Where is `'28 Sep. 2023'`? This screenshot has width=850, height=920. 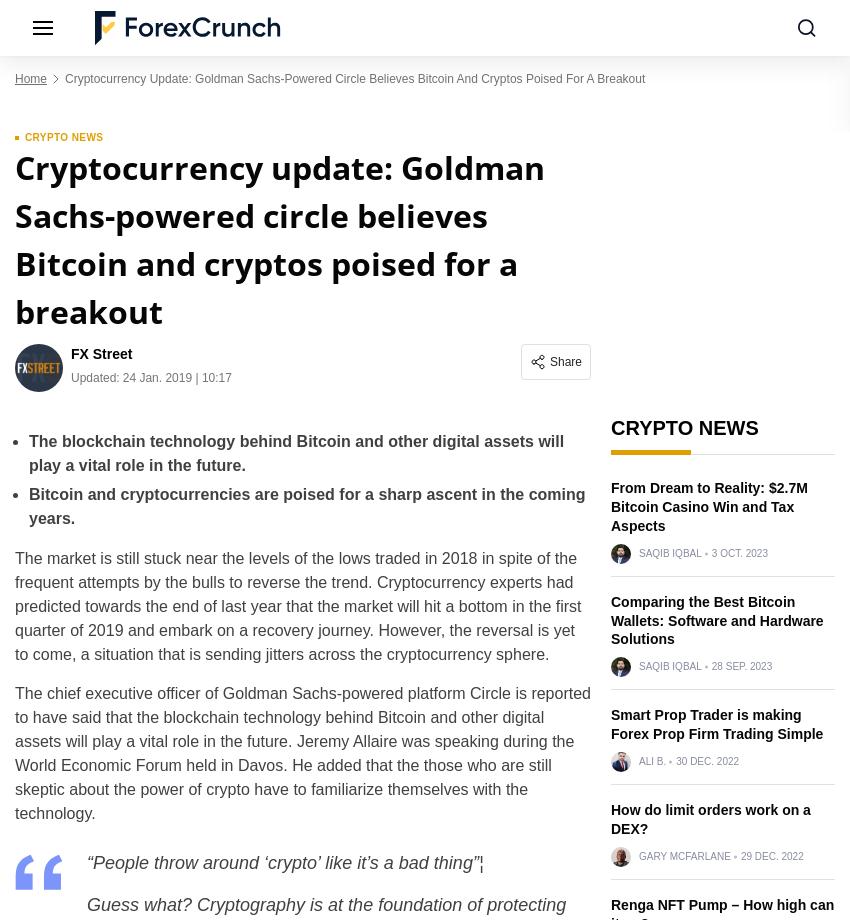
'28 Sep. 2023' is located at coordinates (741, 665).